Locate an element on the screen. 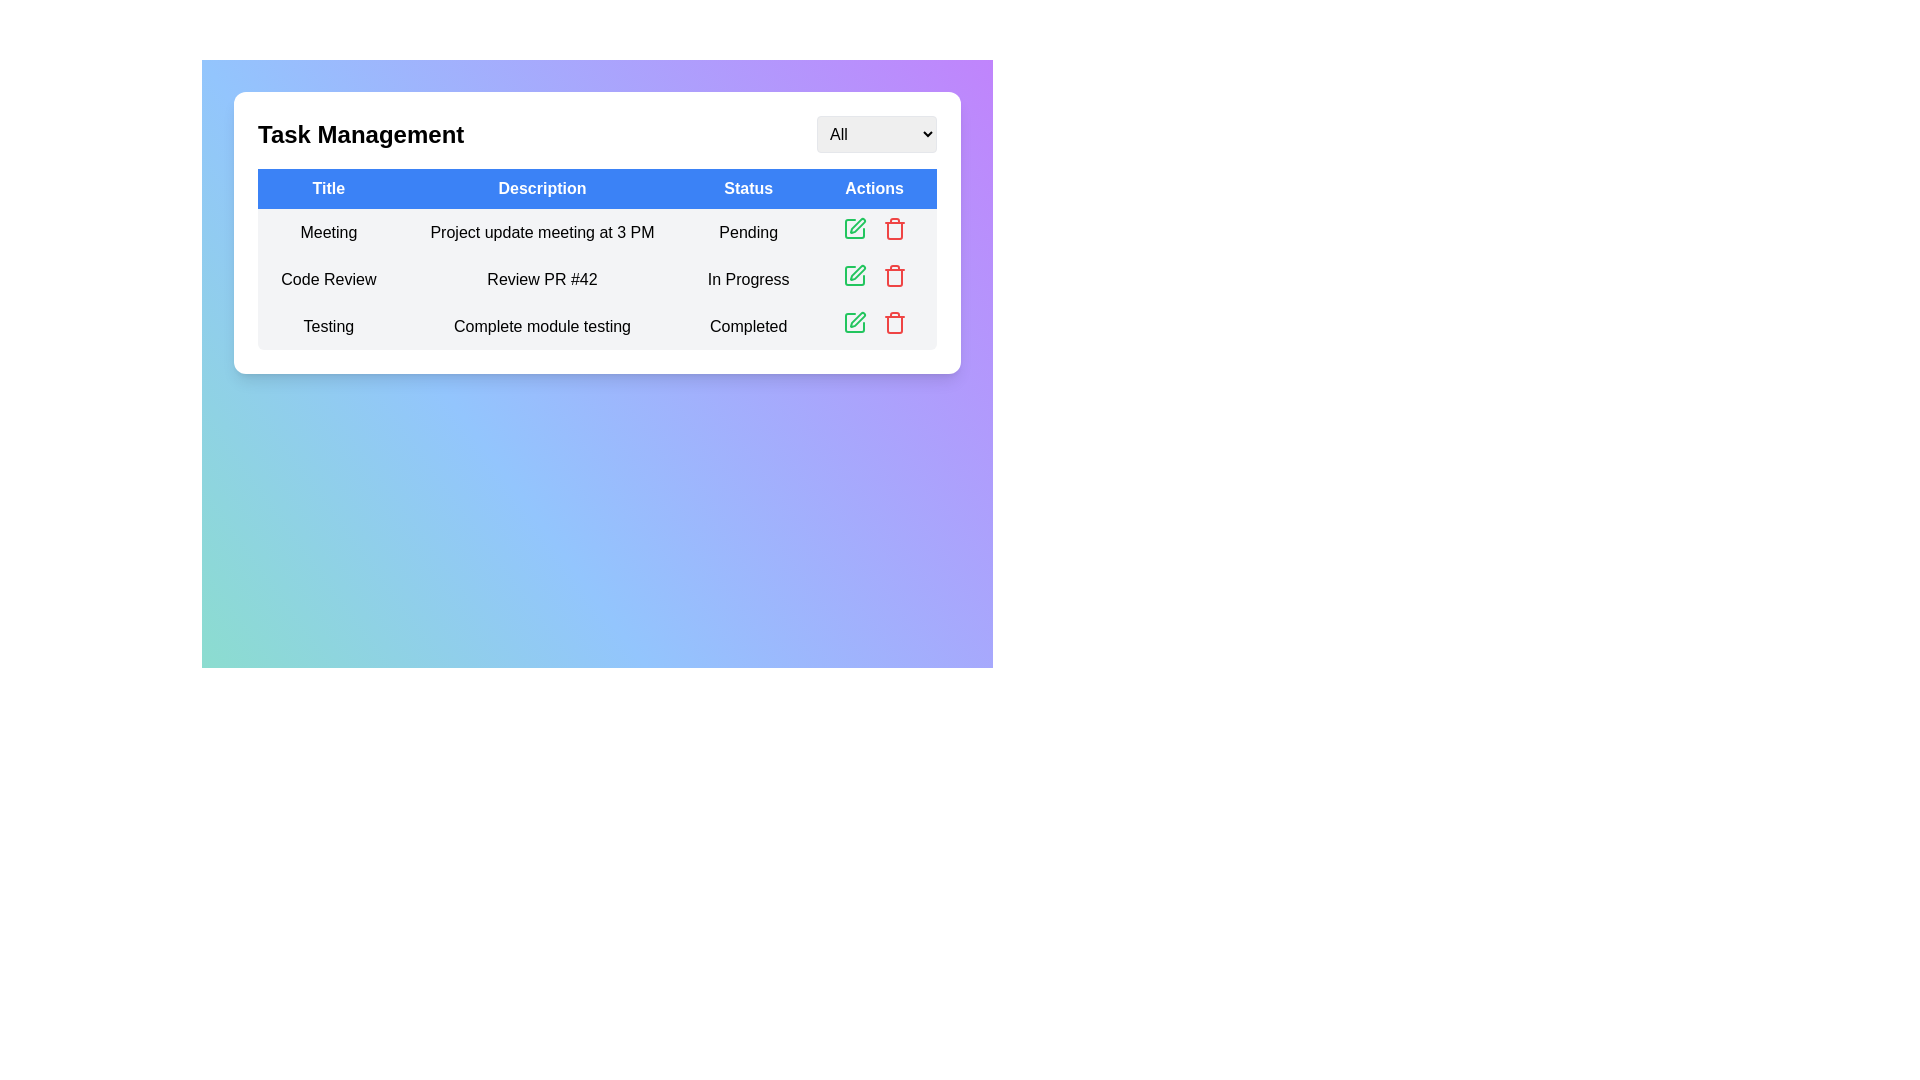 The height and width of the screenshot is (1080, 1920). the static text element reading 'Complete module testing' located in the 'Description' column of the third row in the table is located at coordinates (542, 325).